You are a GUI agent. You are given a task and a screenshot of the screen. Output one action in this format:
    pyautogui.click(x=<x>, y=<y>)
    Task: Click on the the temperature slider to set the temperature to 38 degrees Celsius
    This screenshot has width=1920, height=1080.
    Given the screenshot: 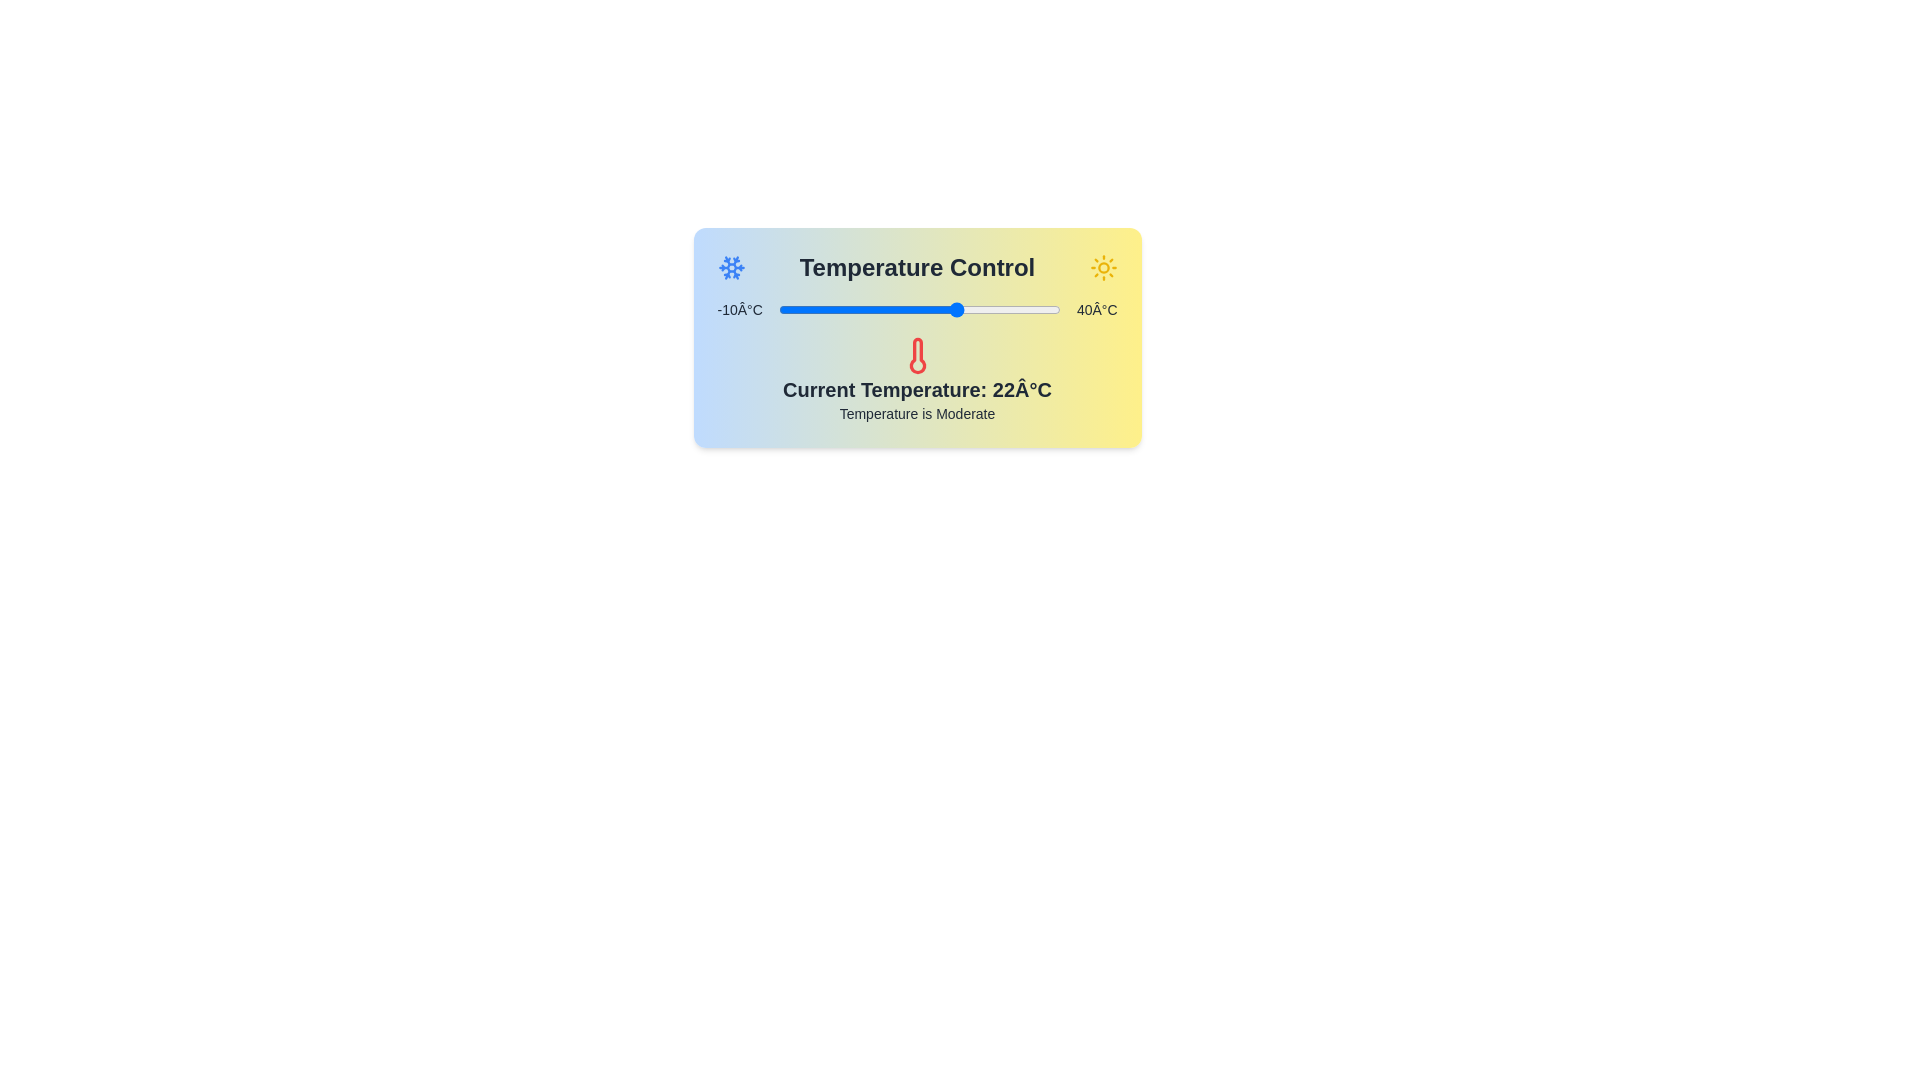 What is the action you would take?
    pyautogui.click(x=1048, y=309)
    